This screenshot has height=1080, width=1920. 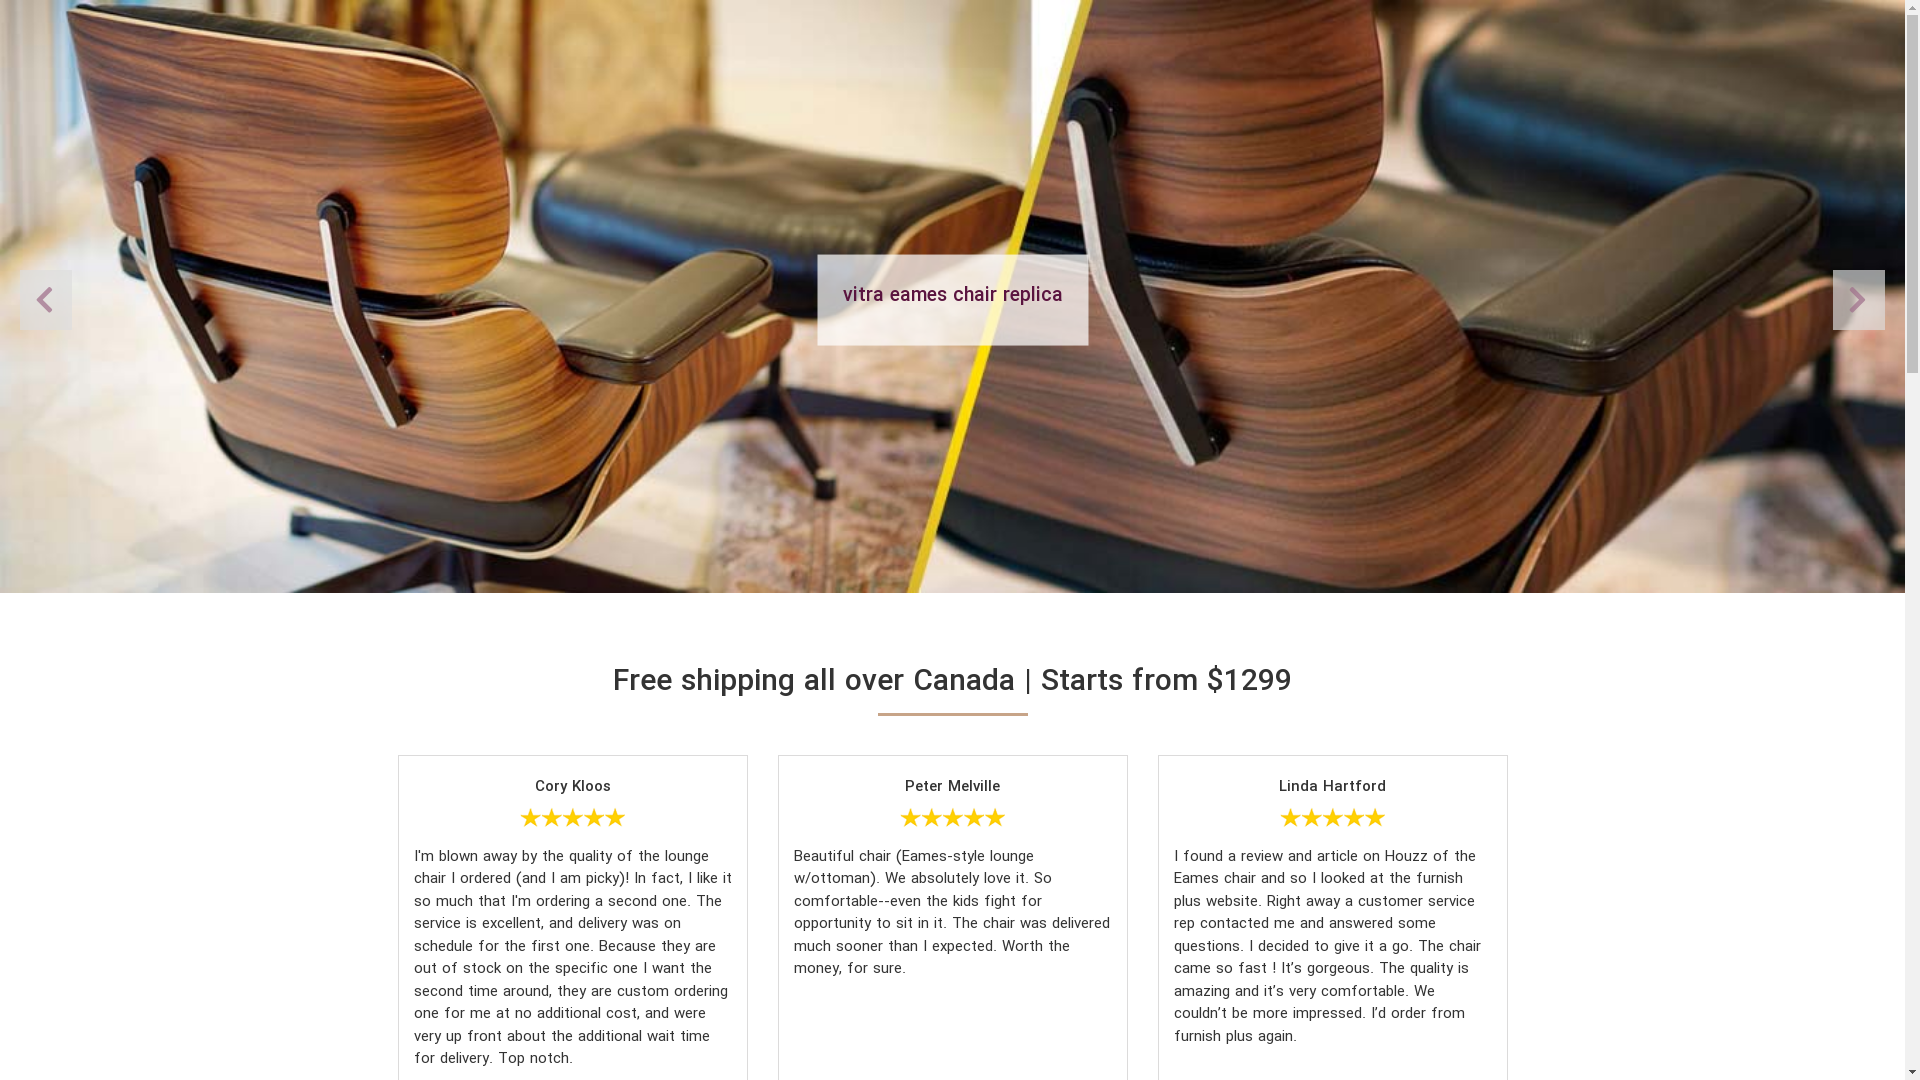 I want to click on 'Previous', so click(x=1857, y=300).